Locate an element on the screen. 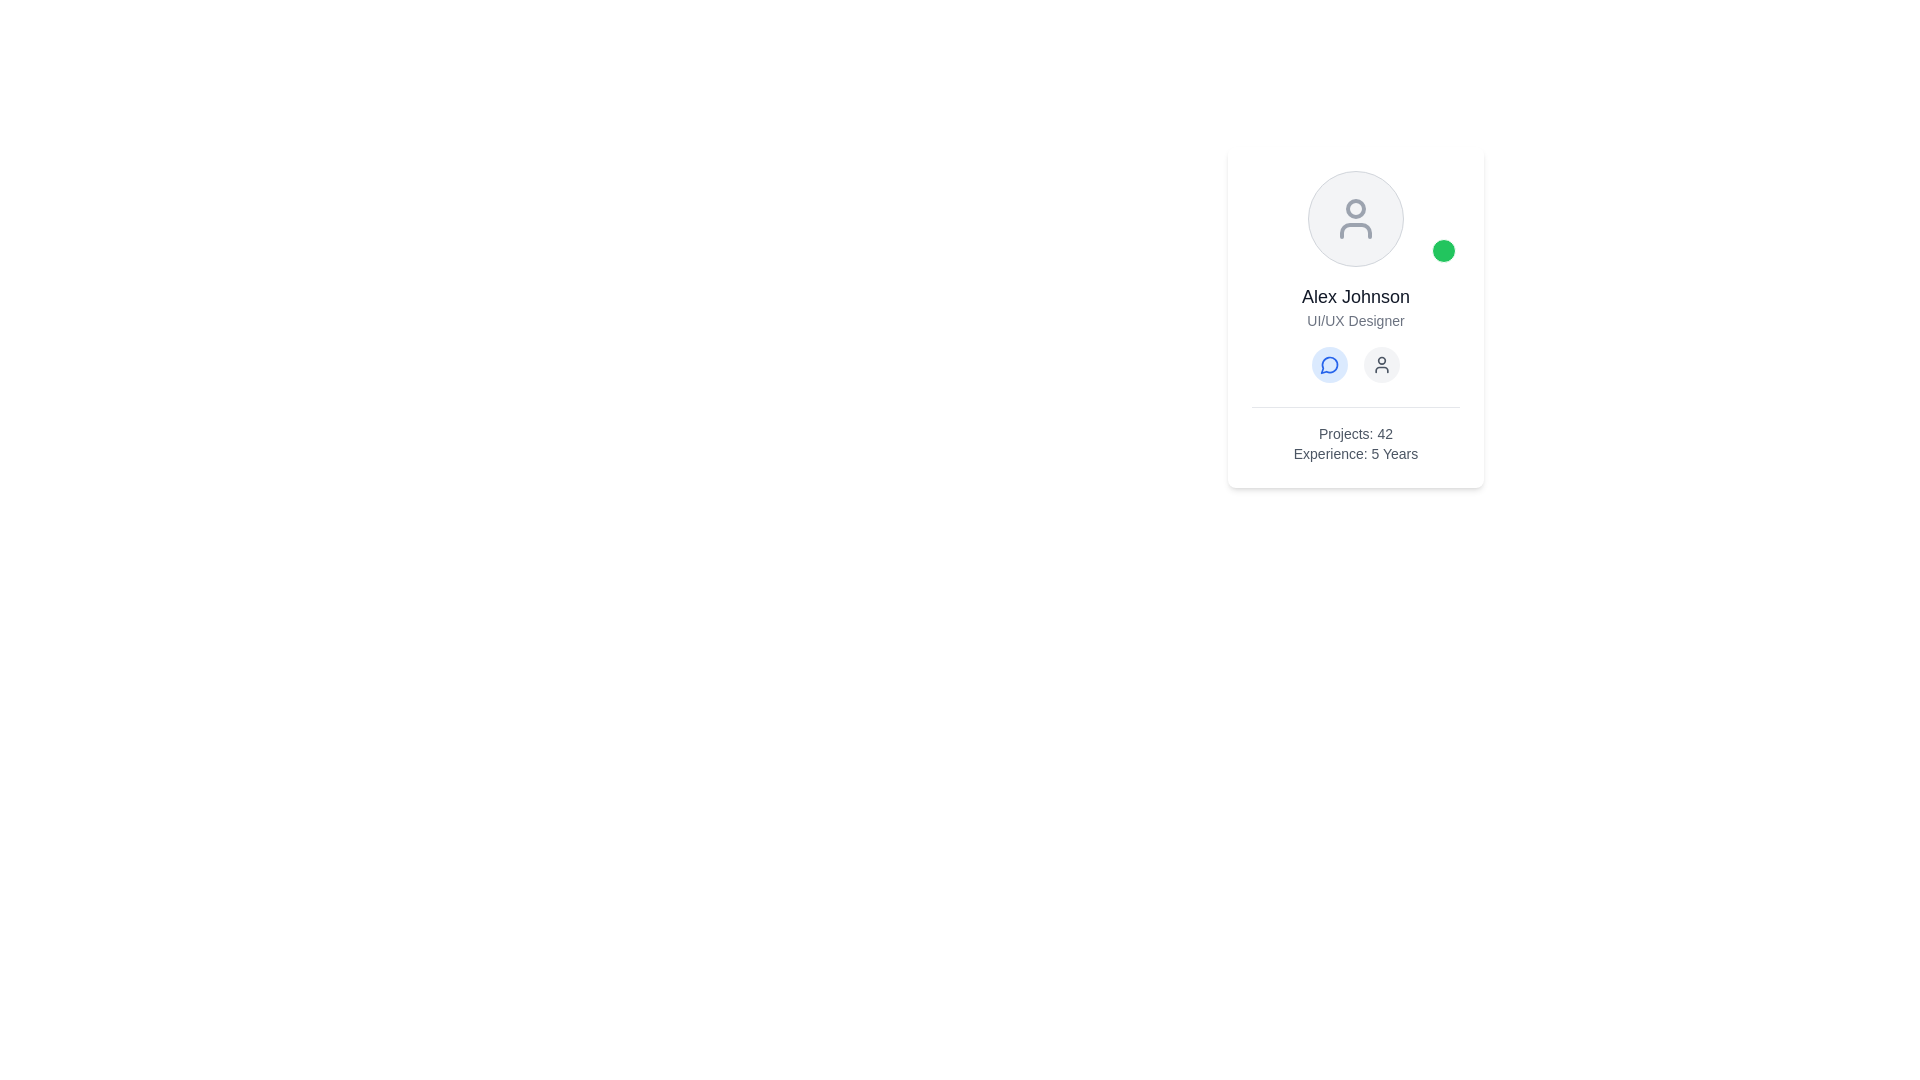  the text display component that identifies the user by displaying their name and occupation, located beneath the user profile icon and above the user stats section is located at coordinates (1356, 331).